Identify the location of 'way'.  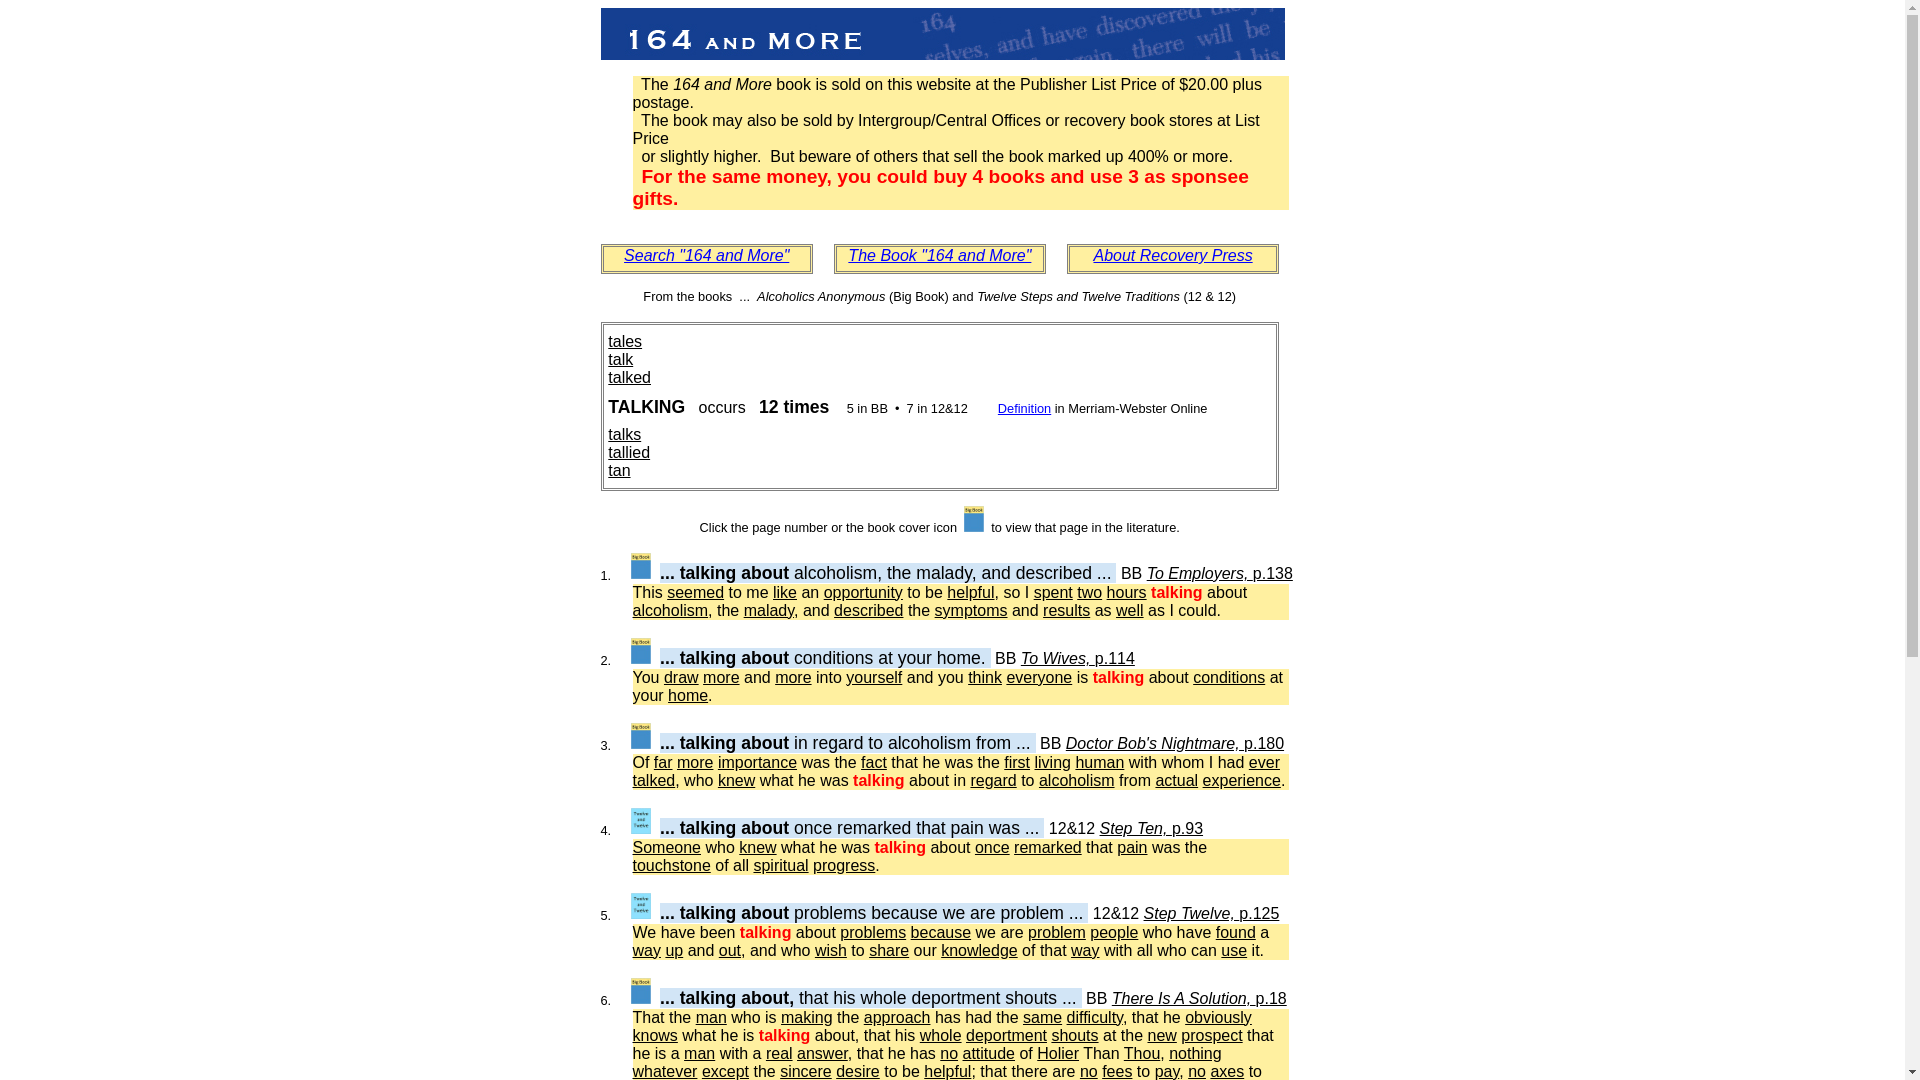
(646, 949).